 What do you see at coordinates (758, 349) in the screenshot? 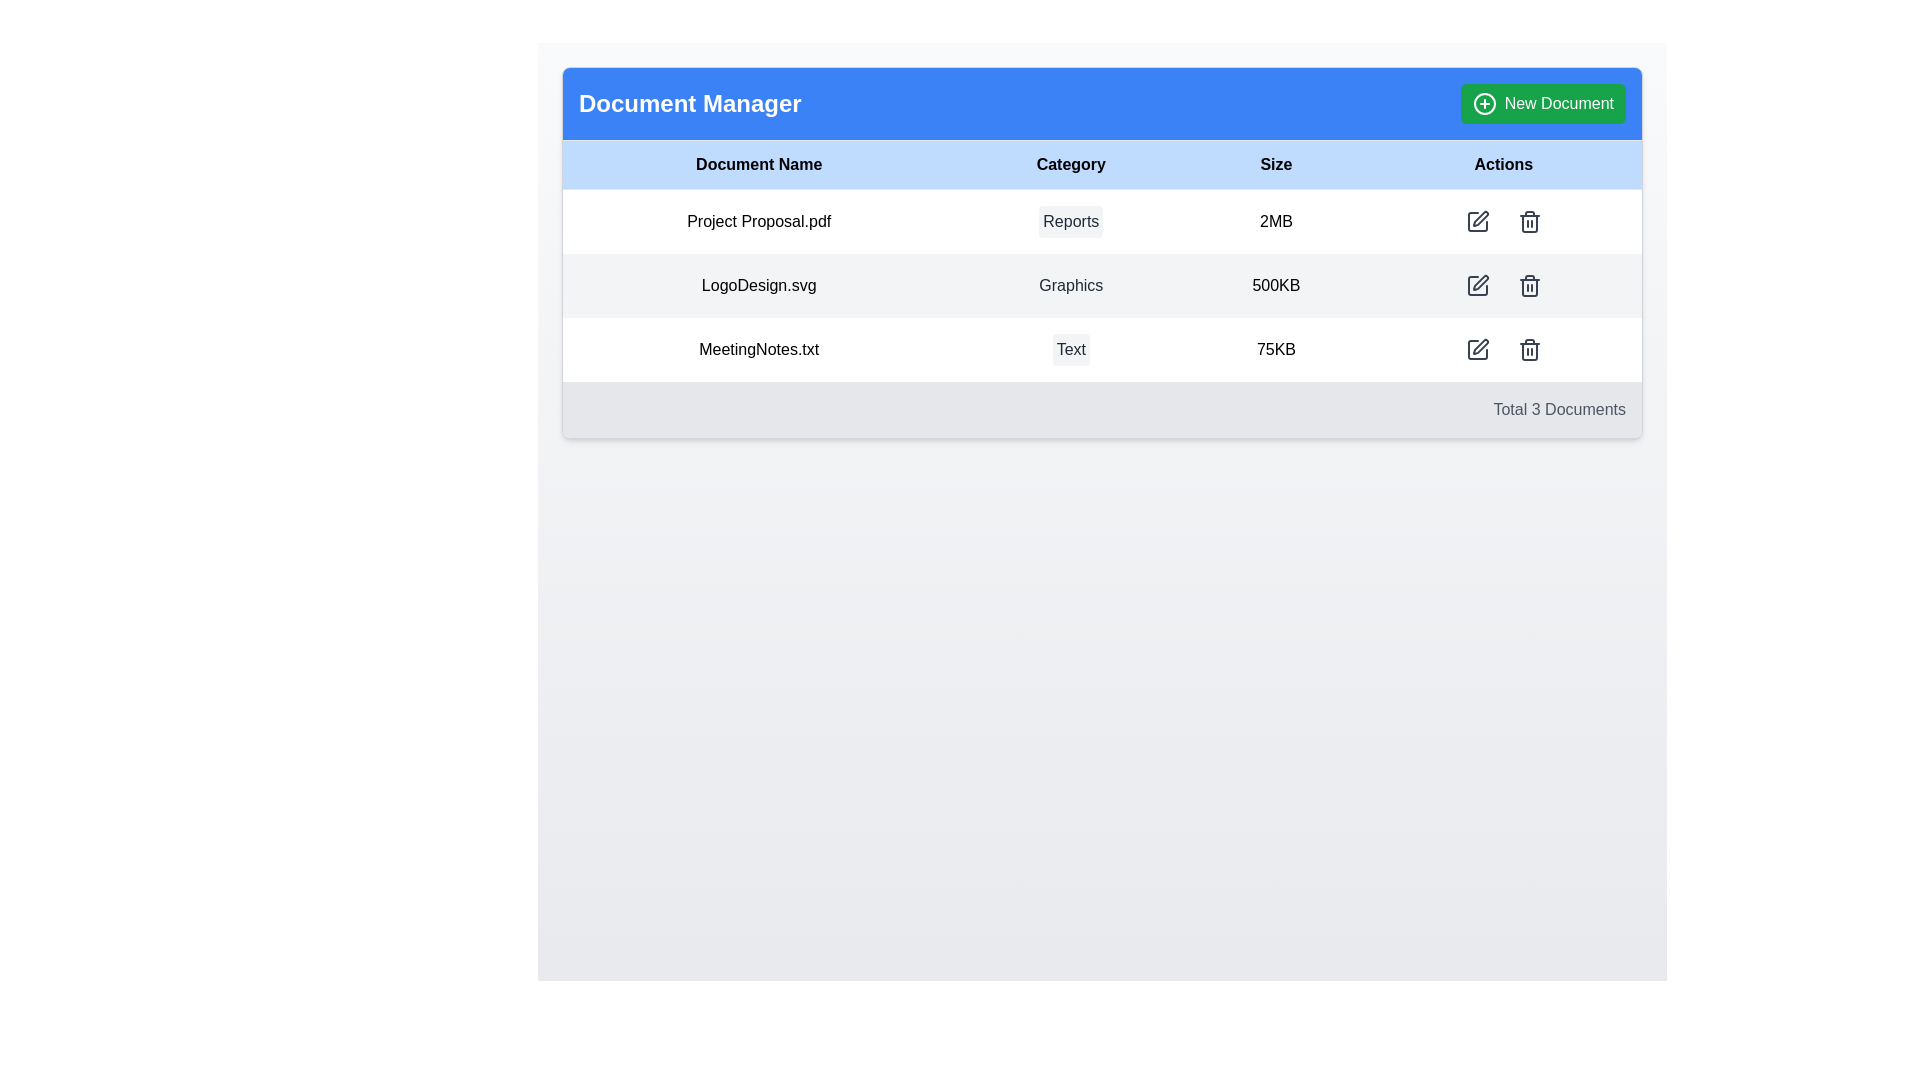
I see `the text label displaying 'MeetingNotes.txt' which is located in the third row of the table under the 'Document Name' column` at bounding box center [758, 349].